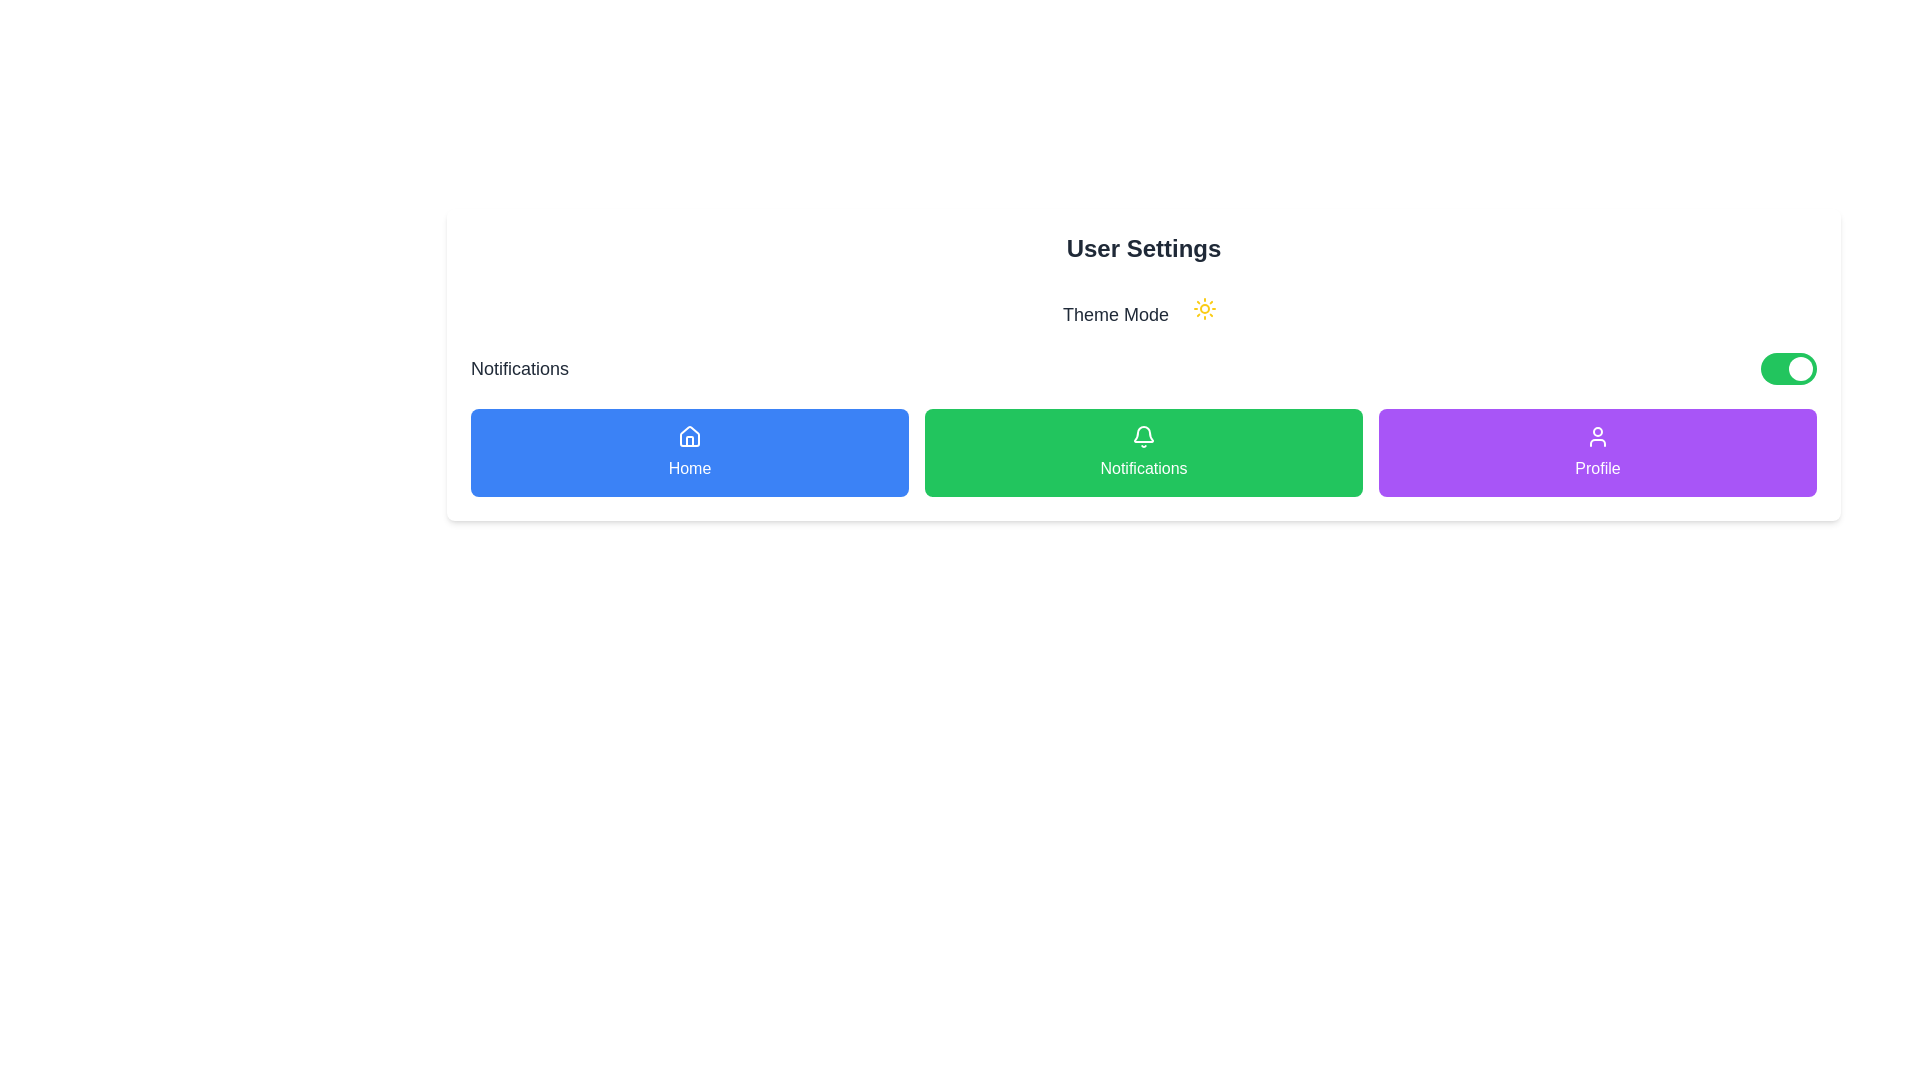 The image size is (1920, 1080). Describe the element at coordinates (1597, 452) in the screenshot. I see `the 'Profile' button with a purple background and white text` at that location.